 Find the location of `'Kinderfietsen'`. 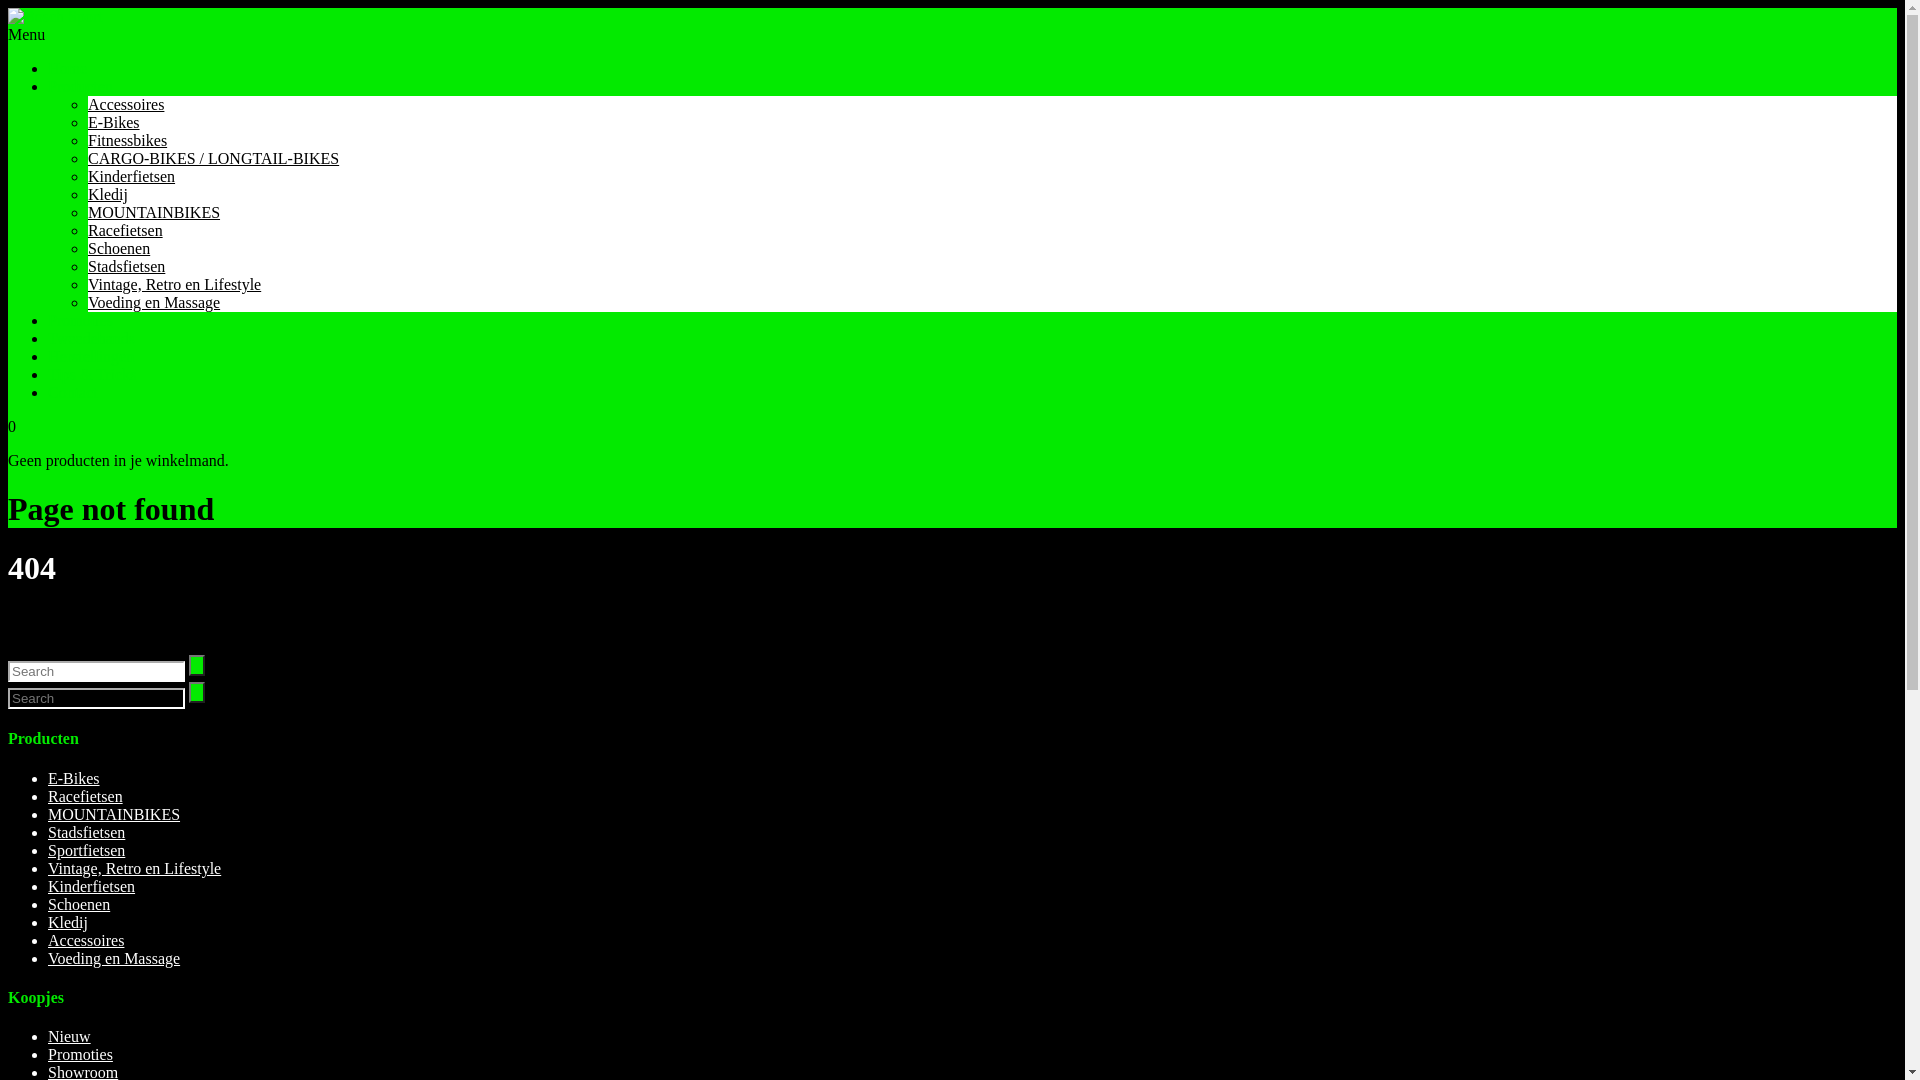

'Kinderfietsen' is located at coordinates (130, 175).